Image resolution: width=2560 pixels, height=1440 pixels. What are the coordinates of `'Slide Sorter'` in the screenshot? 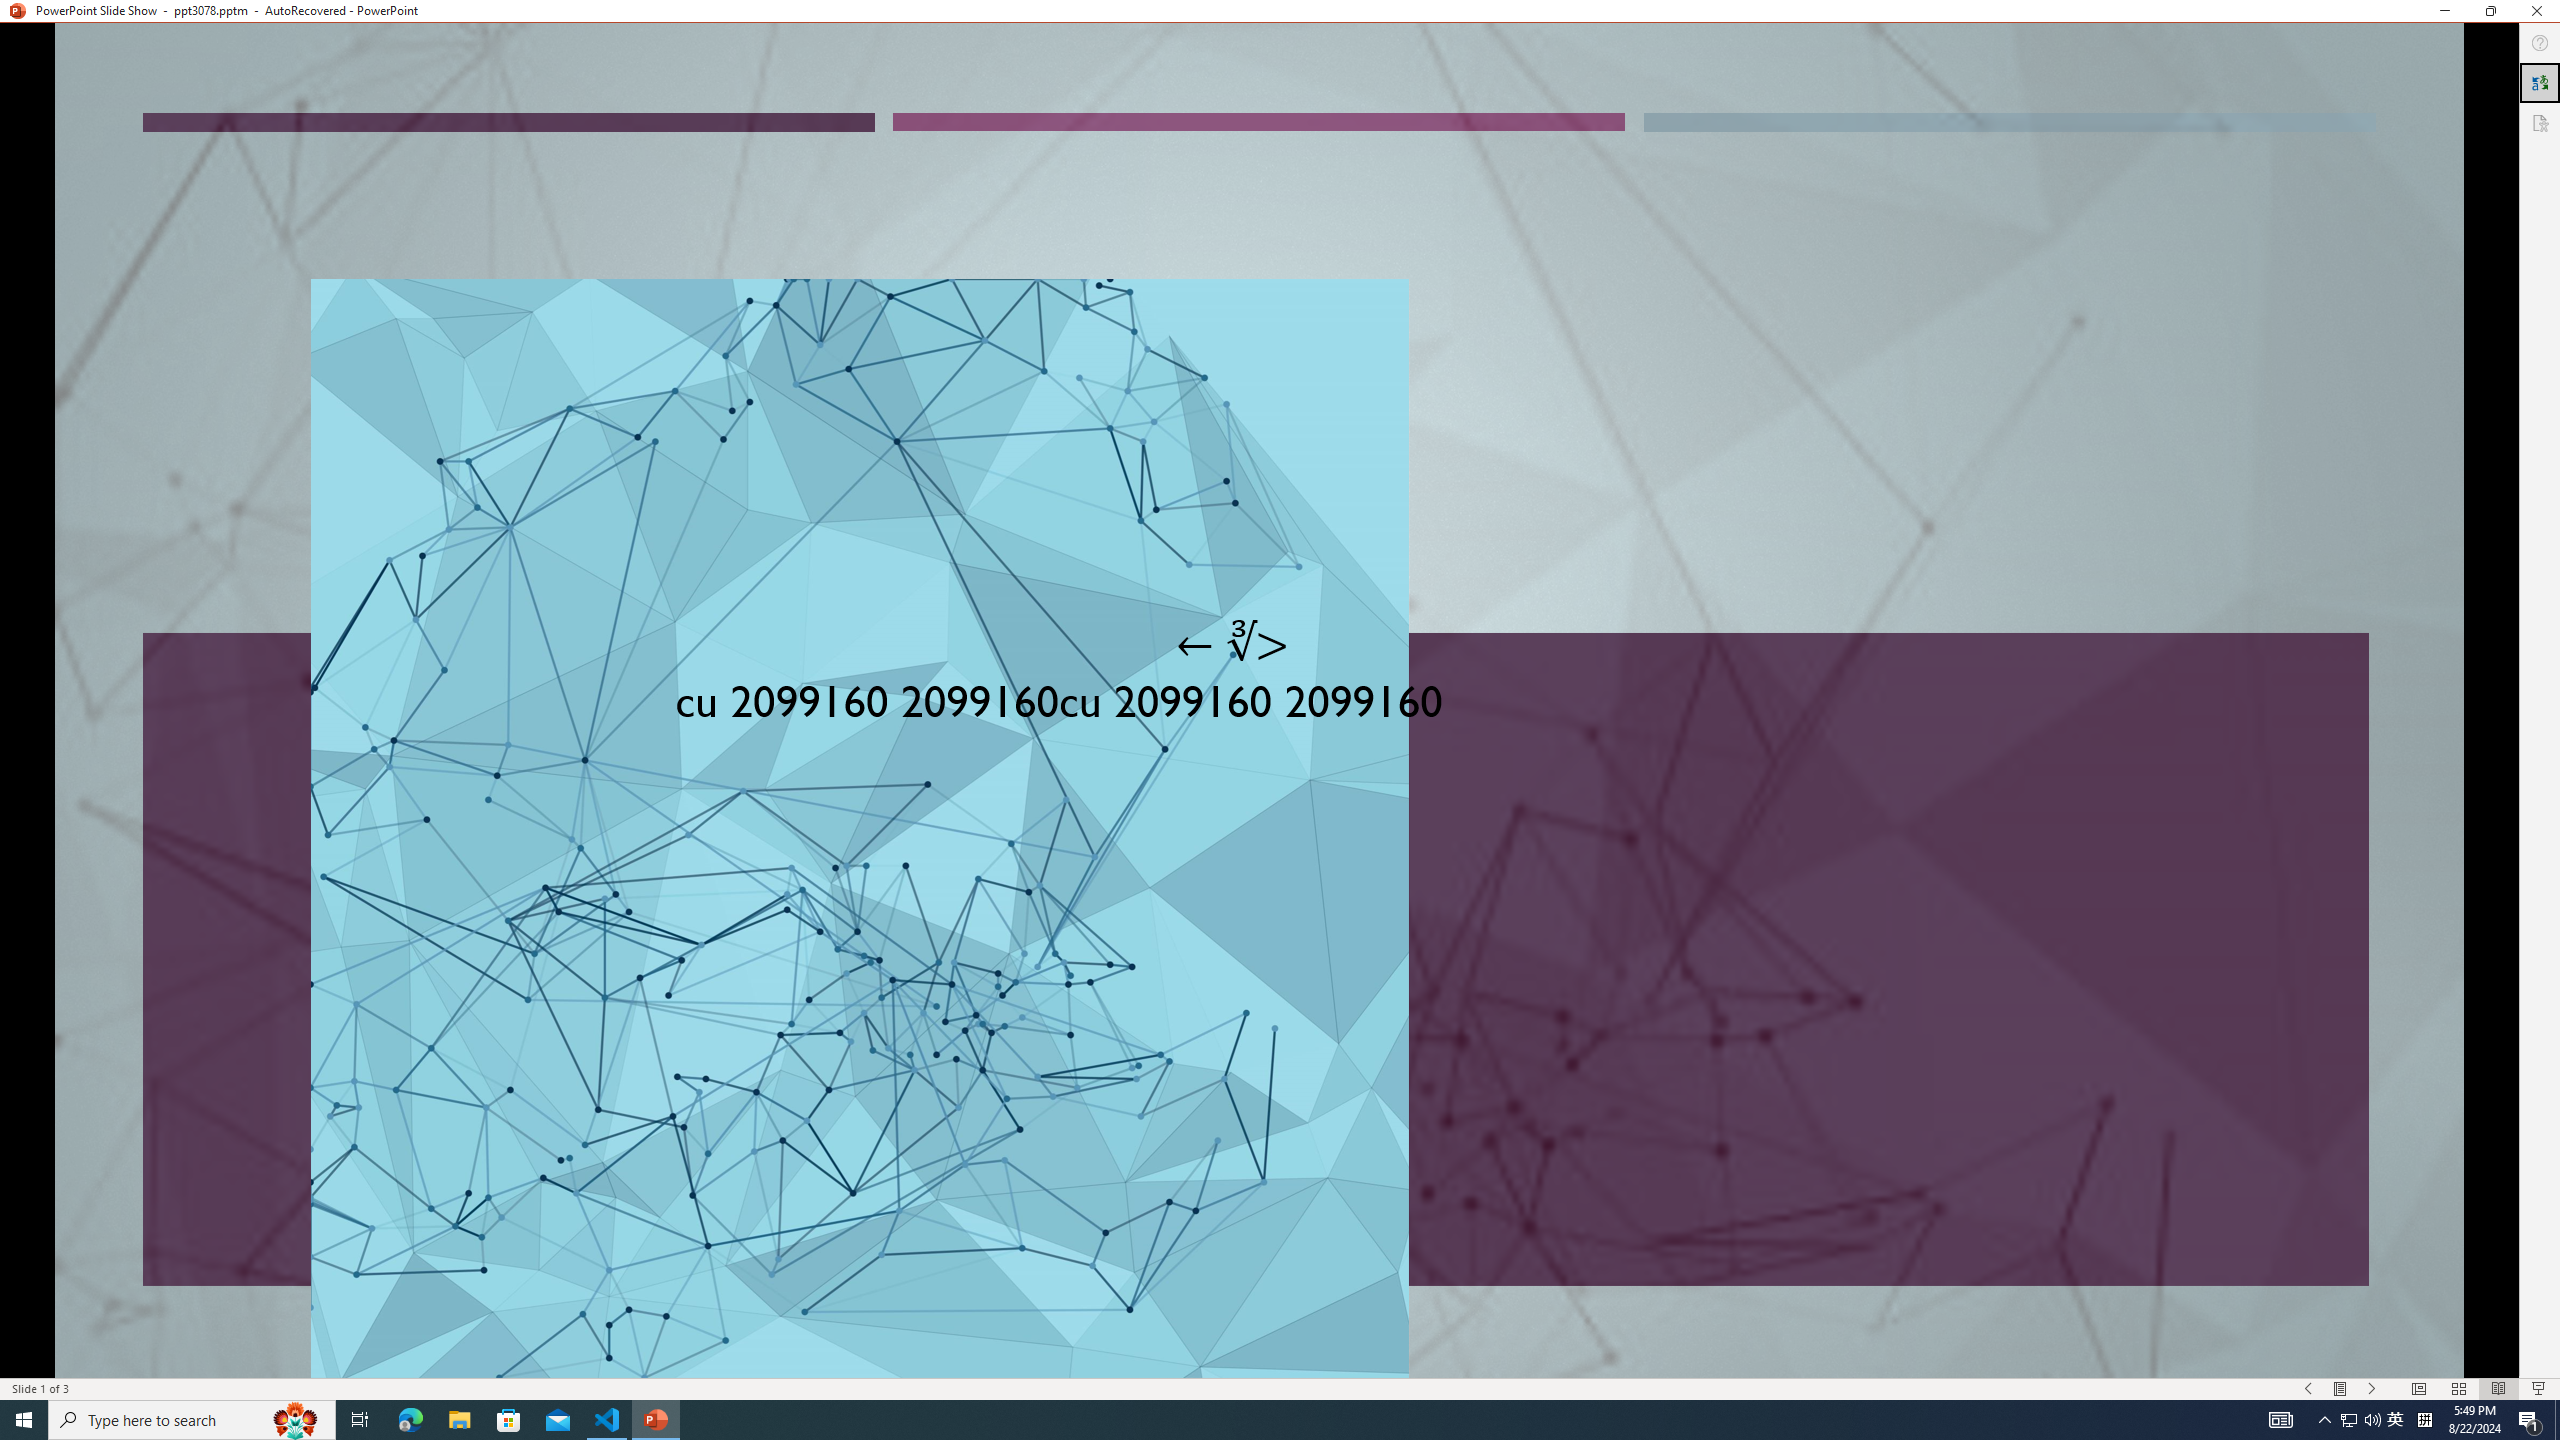 It's located at (2458, 1389).